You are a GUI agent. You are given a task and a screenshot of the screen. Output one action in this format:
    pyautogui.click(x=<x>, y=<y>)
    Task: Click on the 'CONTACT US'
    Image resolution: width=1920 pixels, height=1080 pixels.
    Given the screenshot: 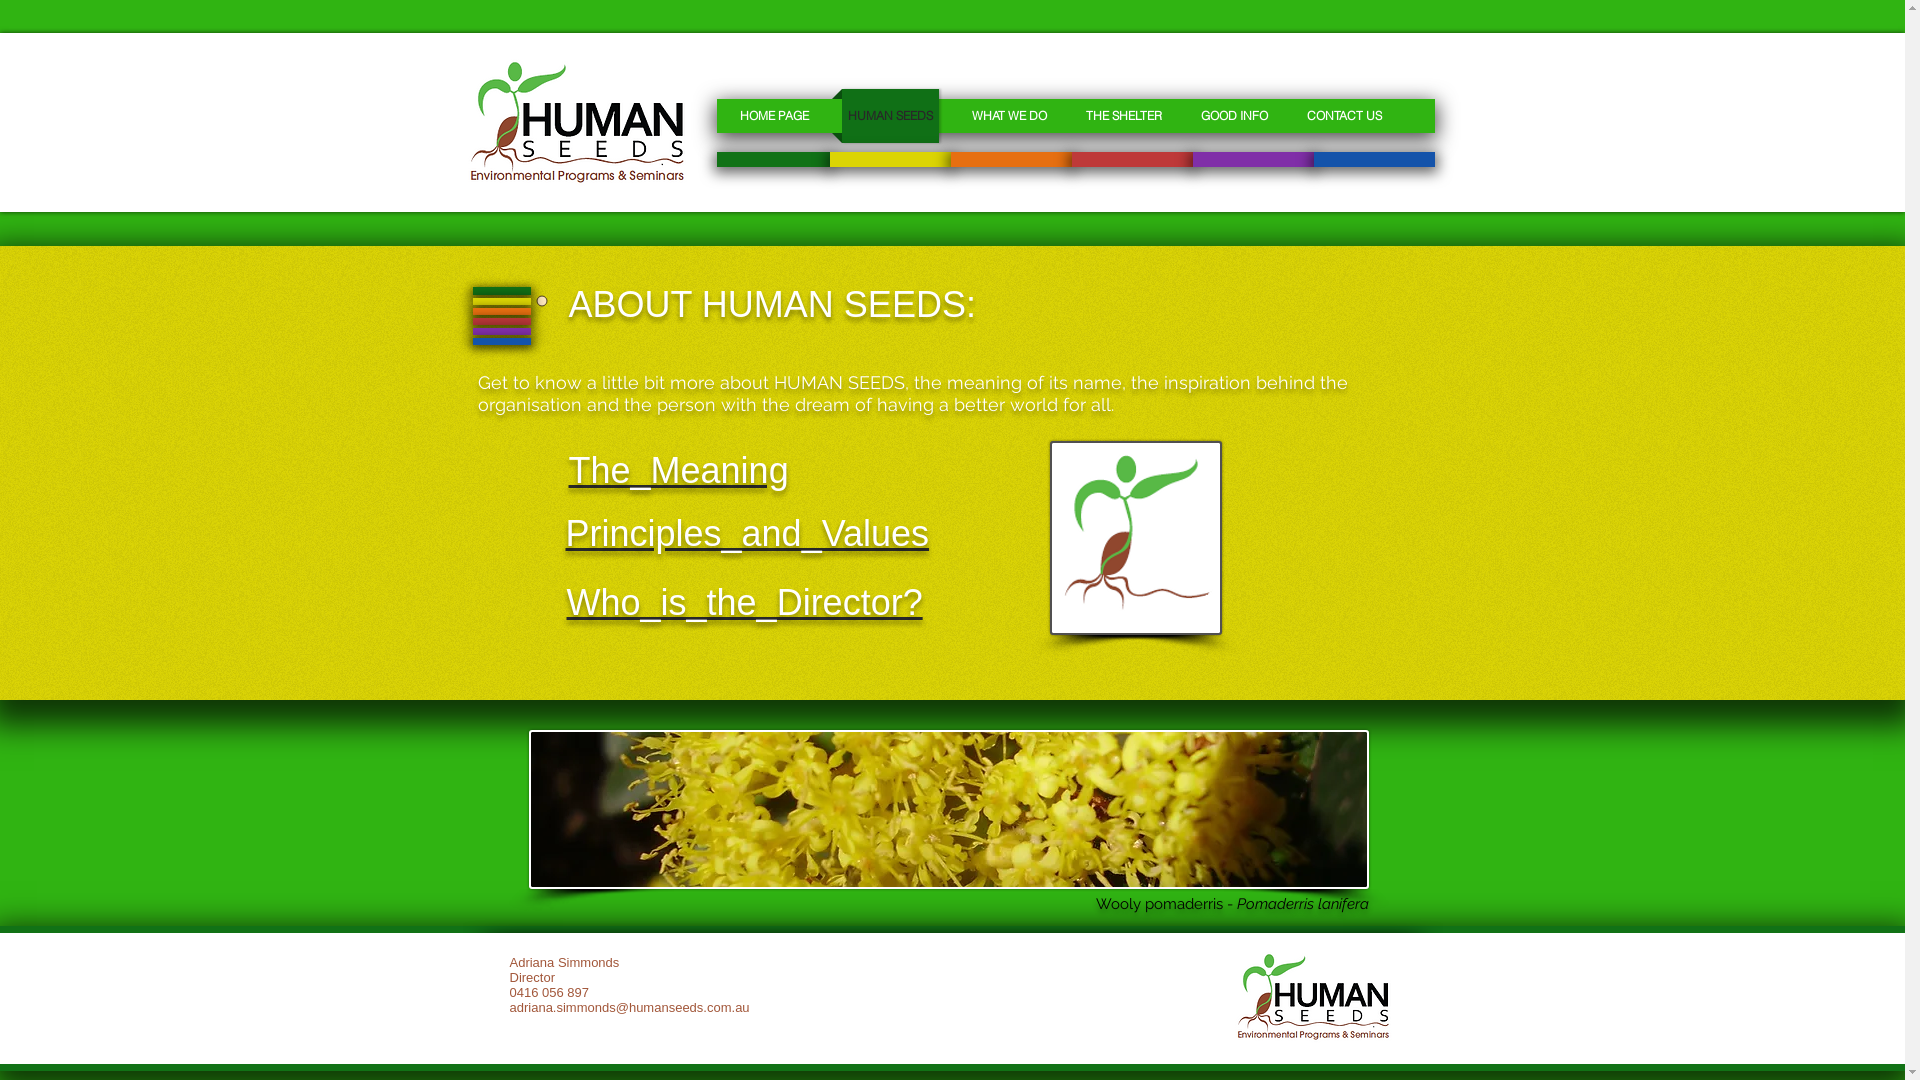 What is the action you would take?
    pyautogui.click(x=1343, y=115)
    